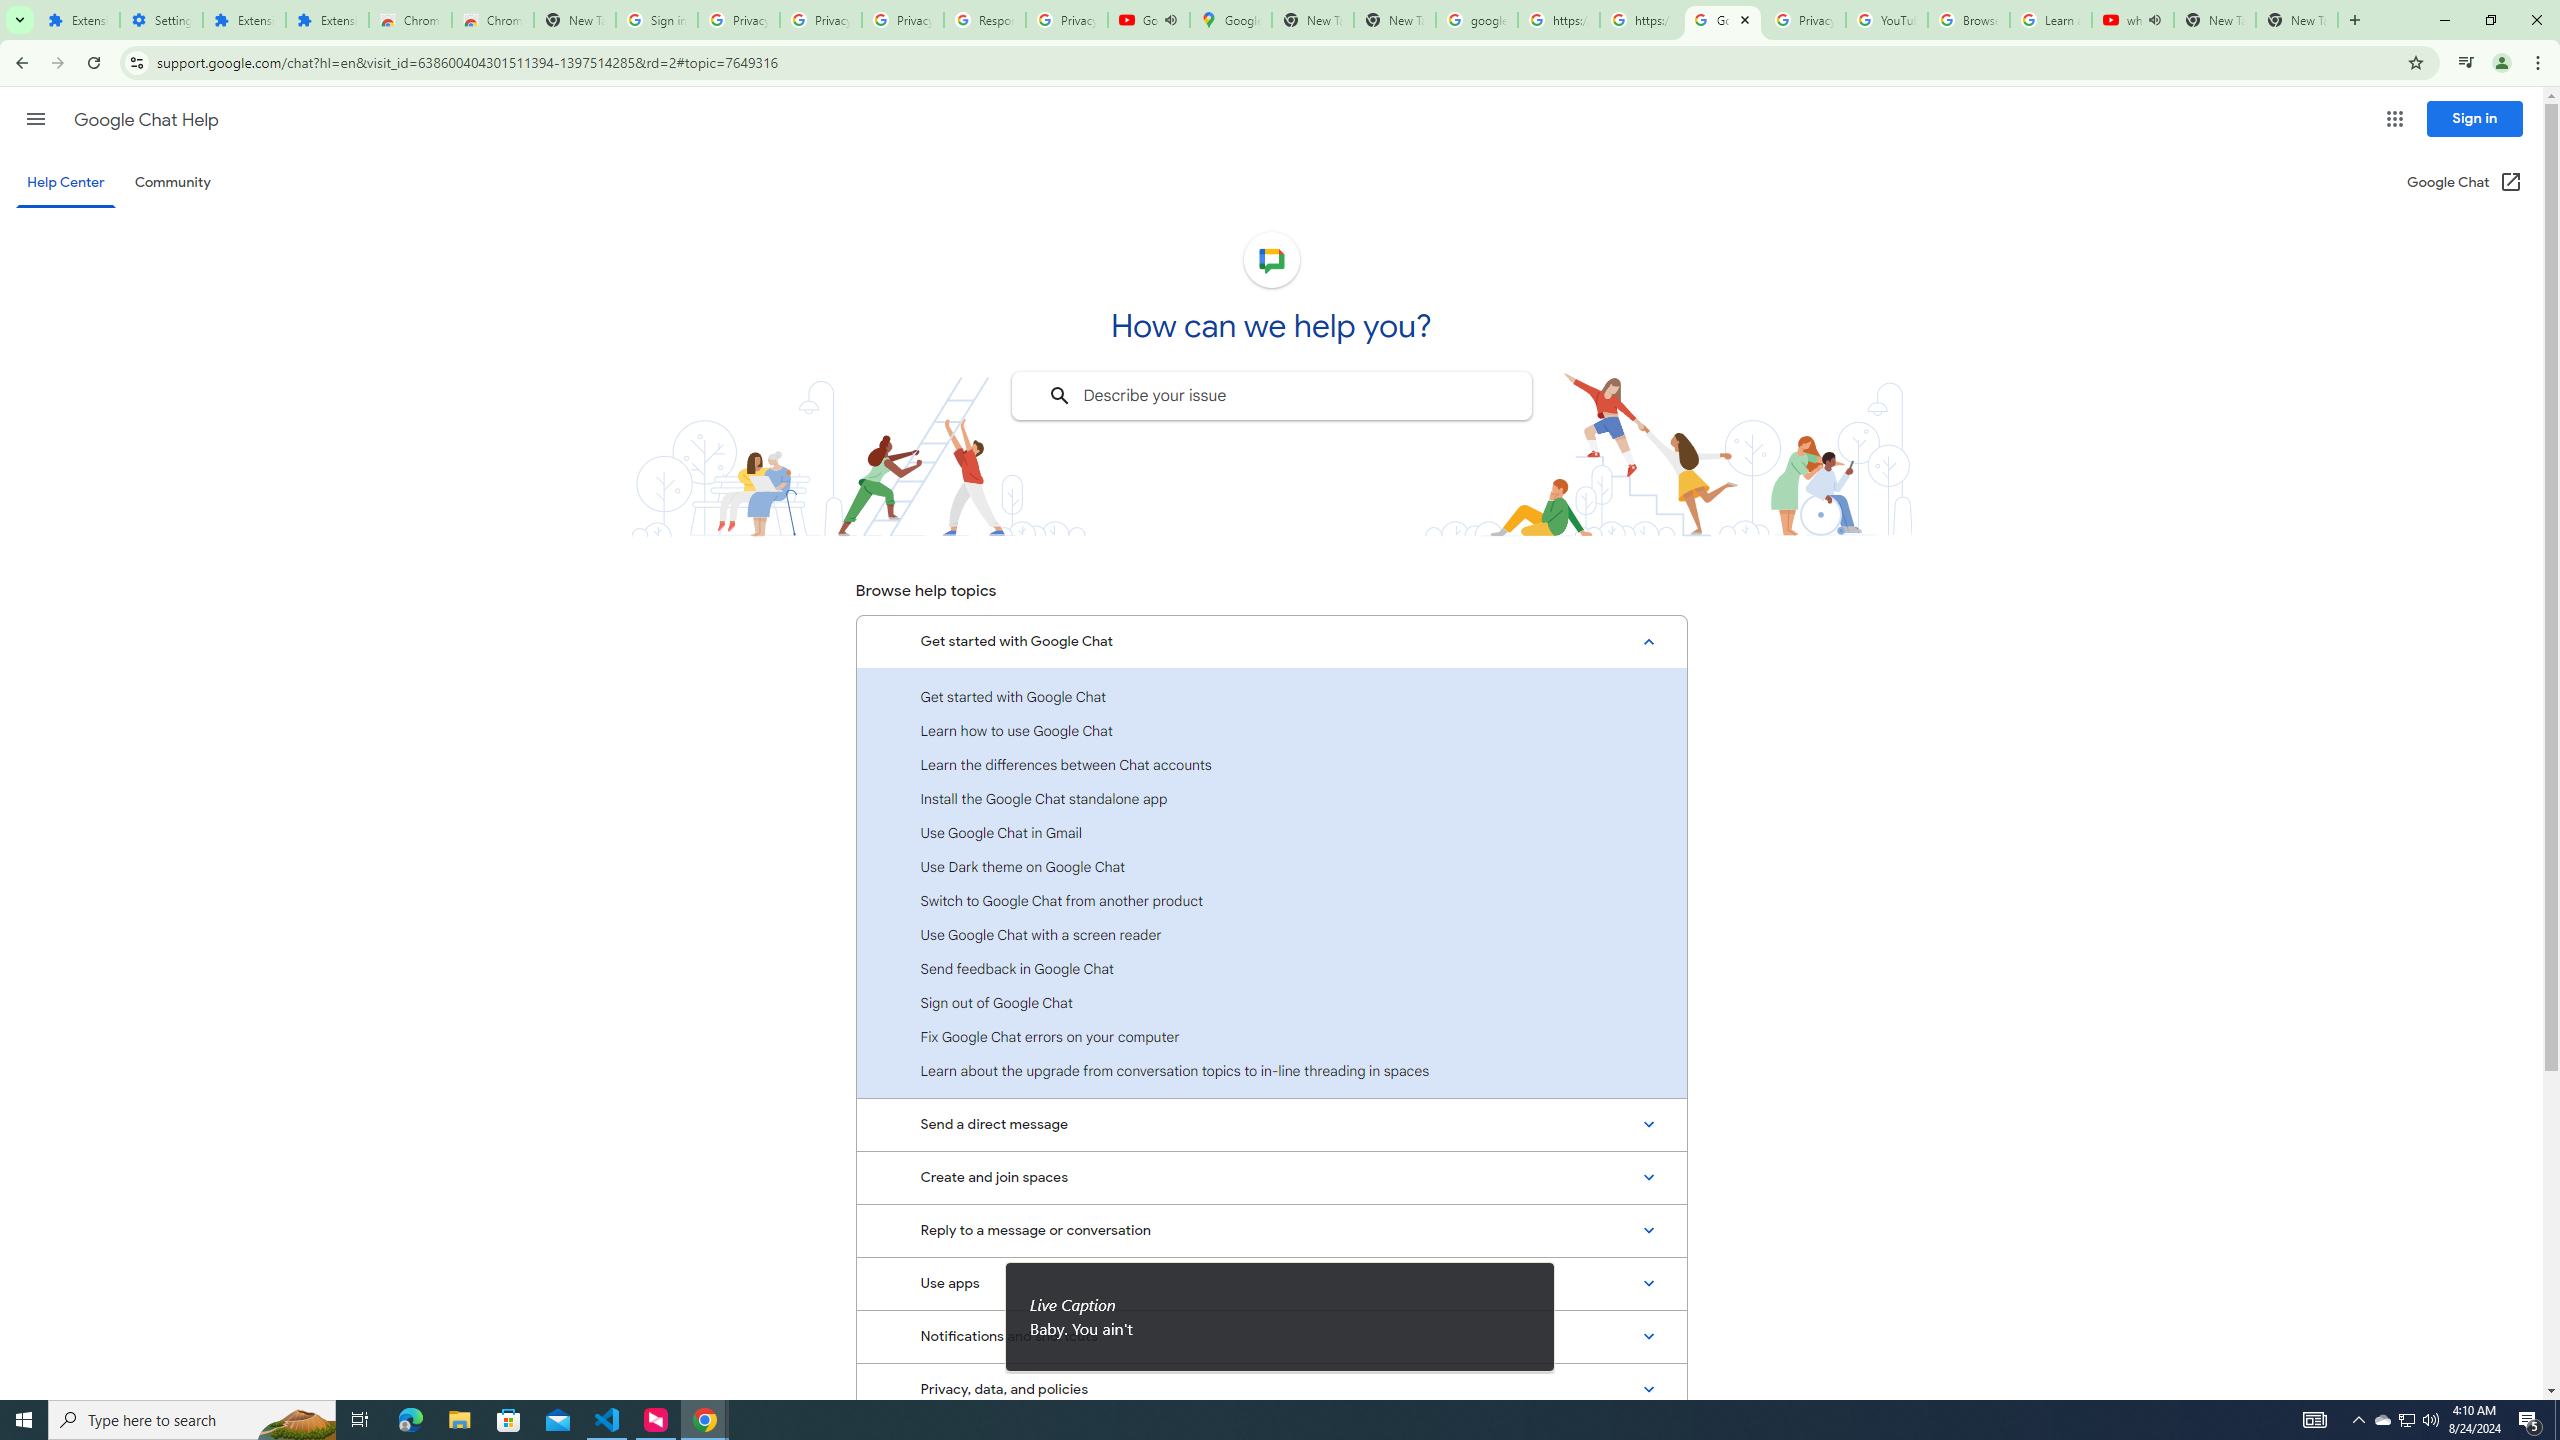 The height and width of the screenshot is (1440, 2560). Describe the element at coordinates (1271, 832) in the screenshot. I see `'Use Google Chat in Gmail'` at that location.